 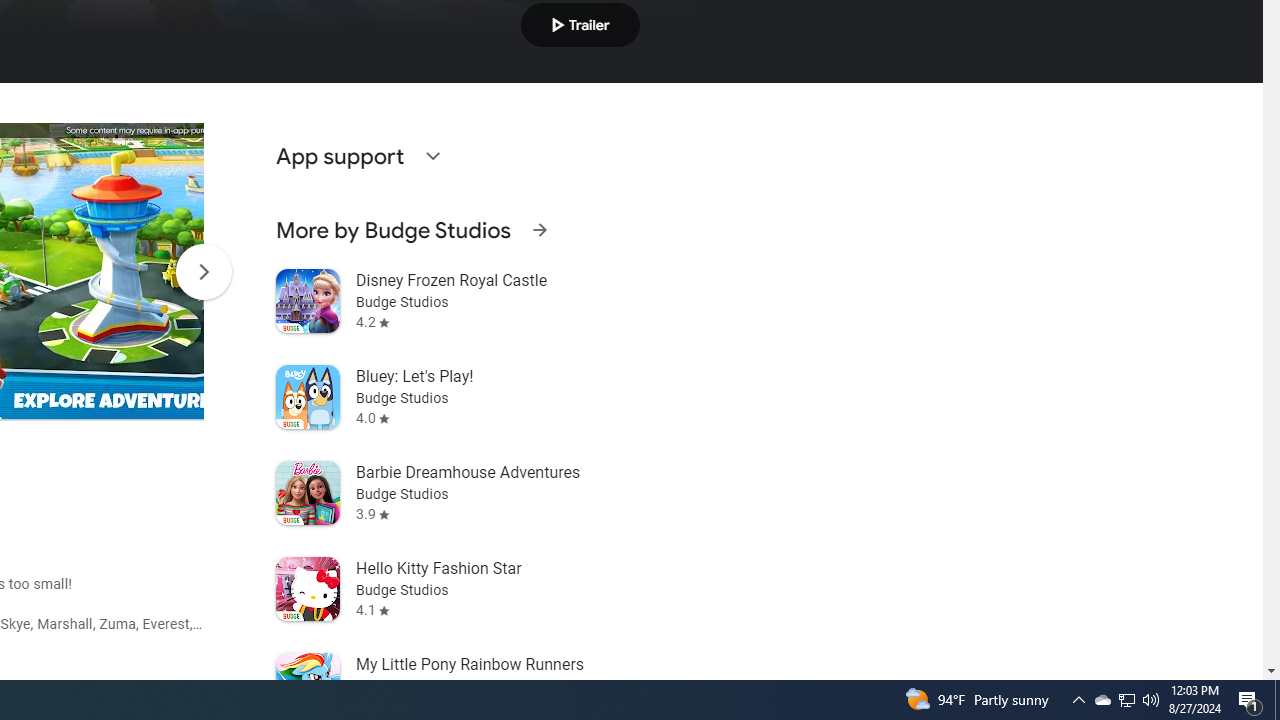 I want to click on 'Expand', so click(x=431, y=154).